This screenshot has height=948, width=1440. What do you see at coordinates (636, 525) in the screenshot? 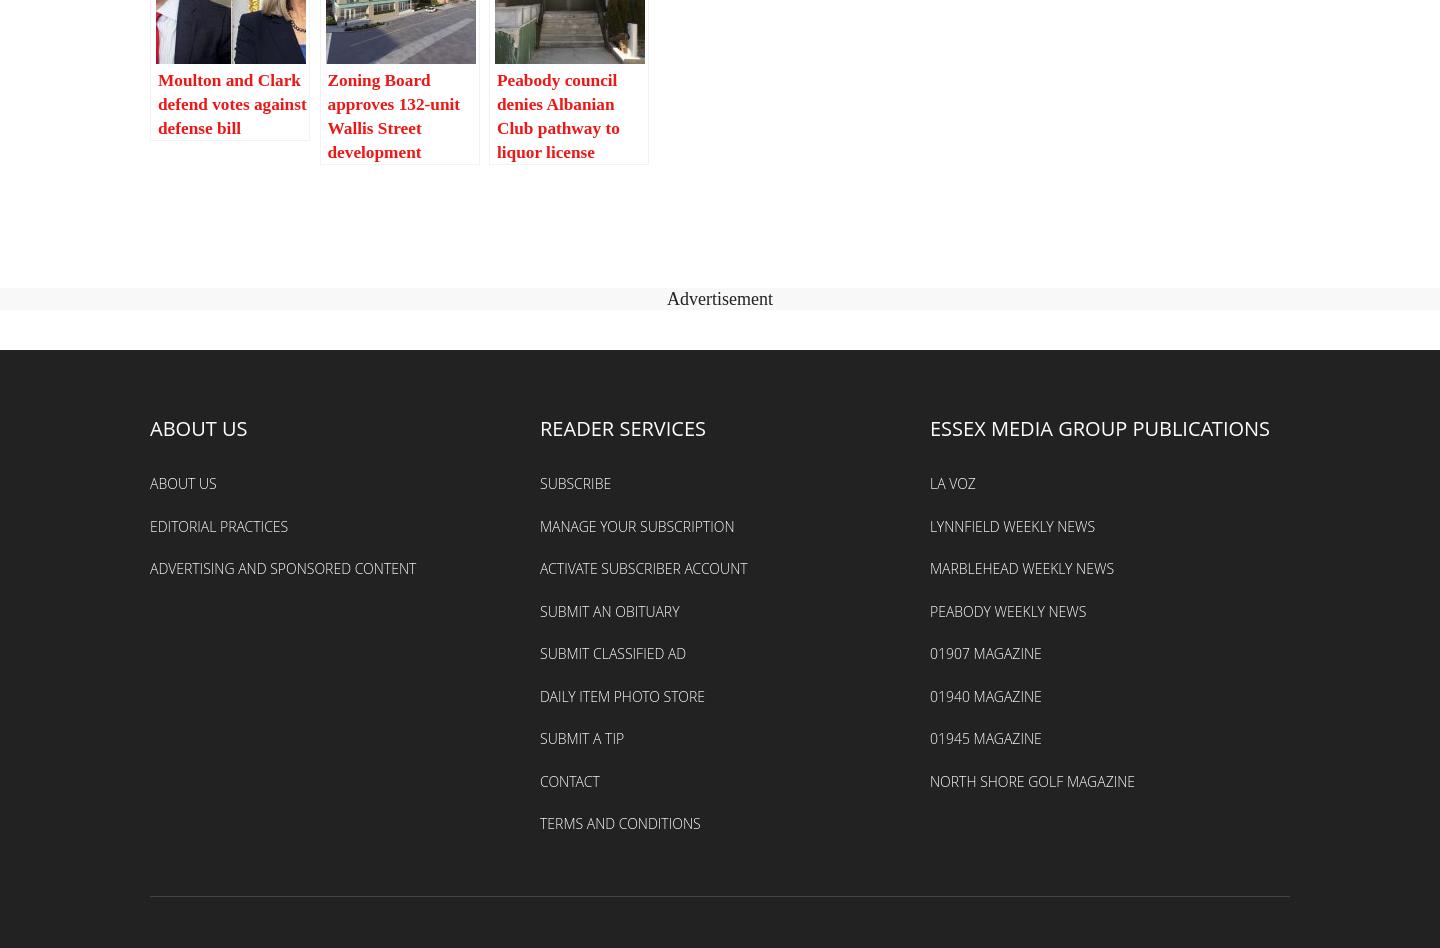
I see `'Manage Your Subscription'` at bounding box center [636, 525].